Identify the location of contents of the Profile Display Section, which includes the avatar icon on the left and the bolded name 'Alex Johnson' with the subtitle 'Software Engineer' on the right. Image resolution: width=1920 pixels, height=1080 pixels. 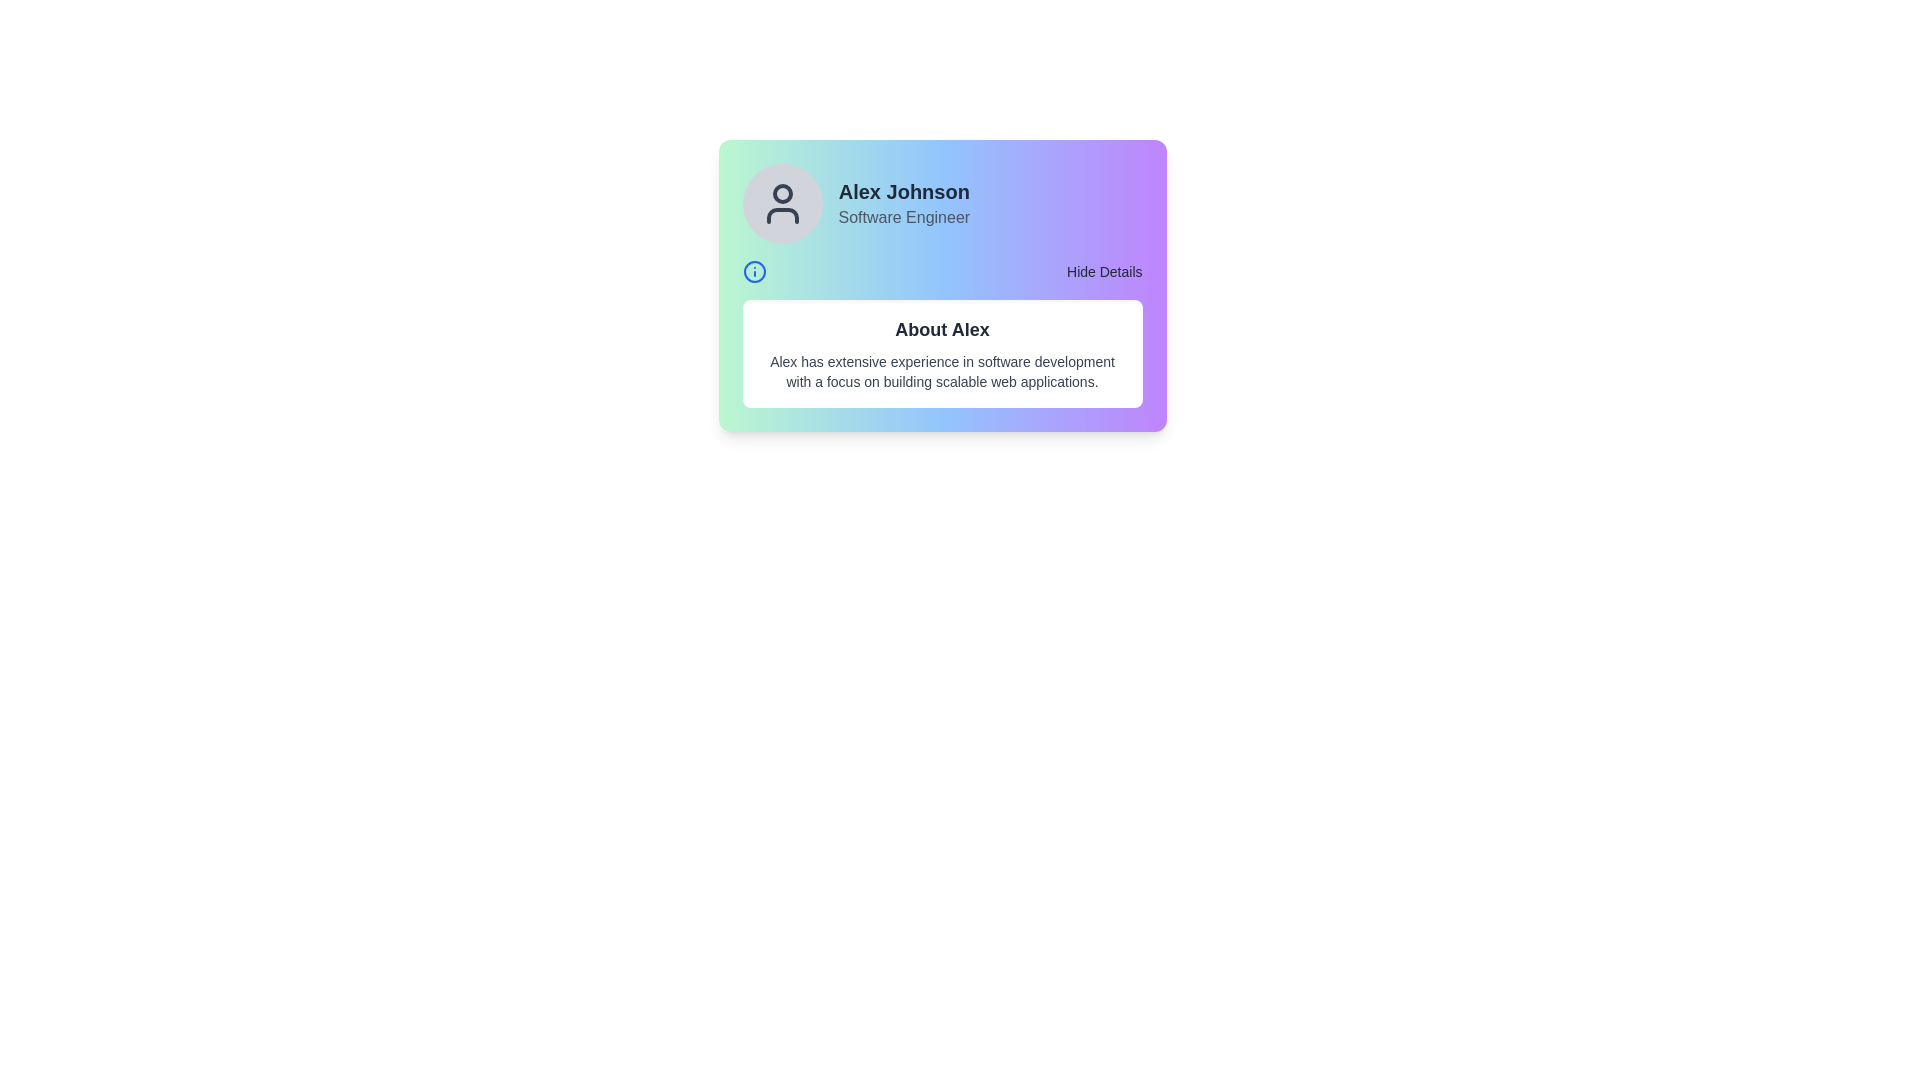
(941, 204).